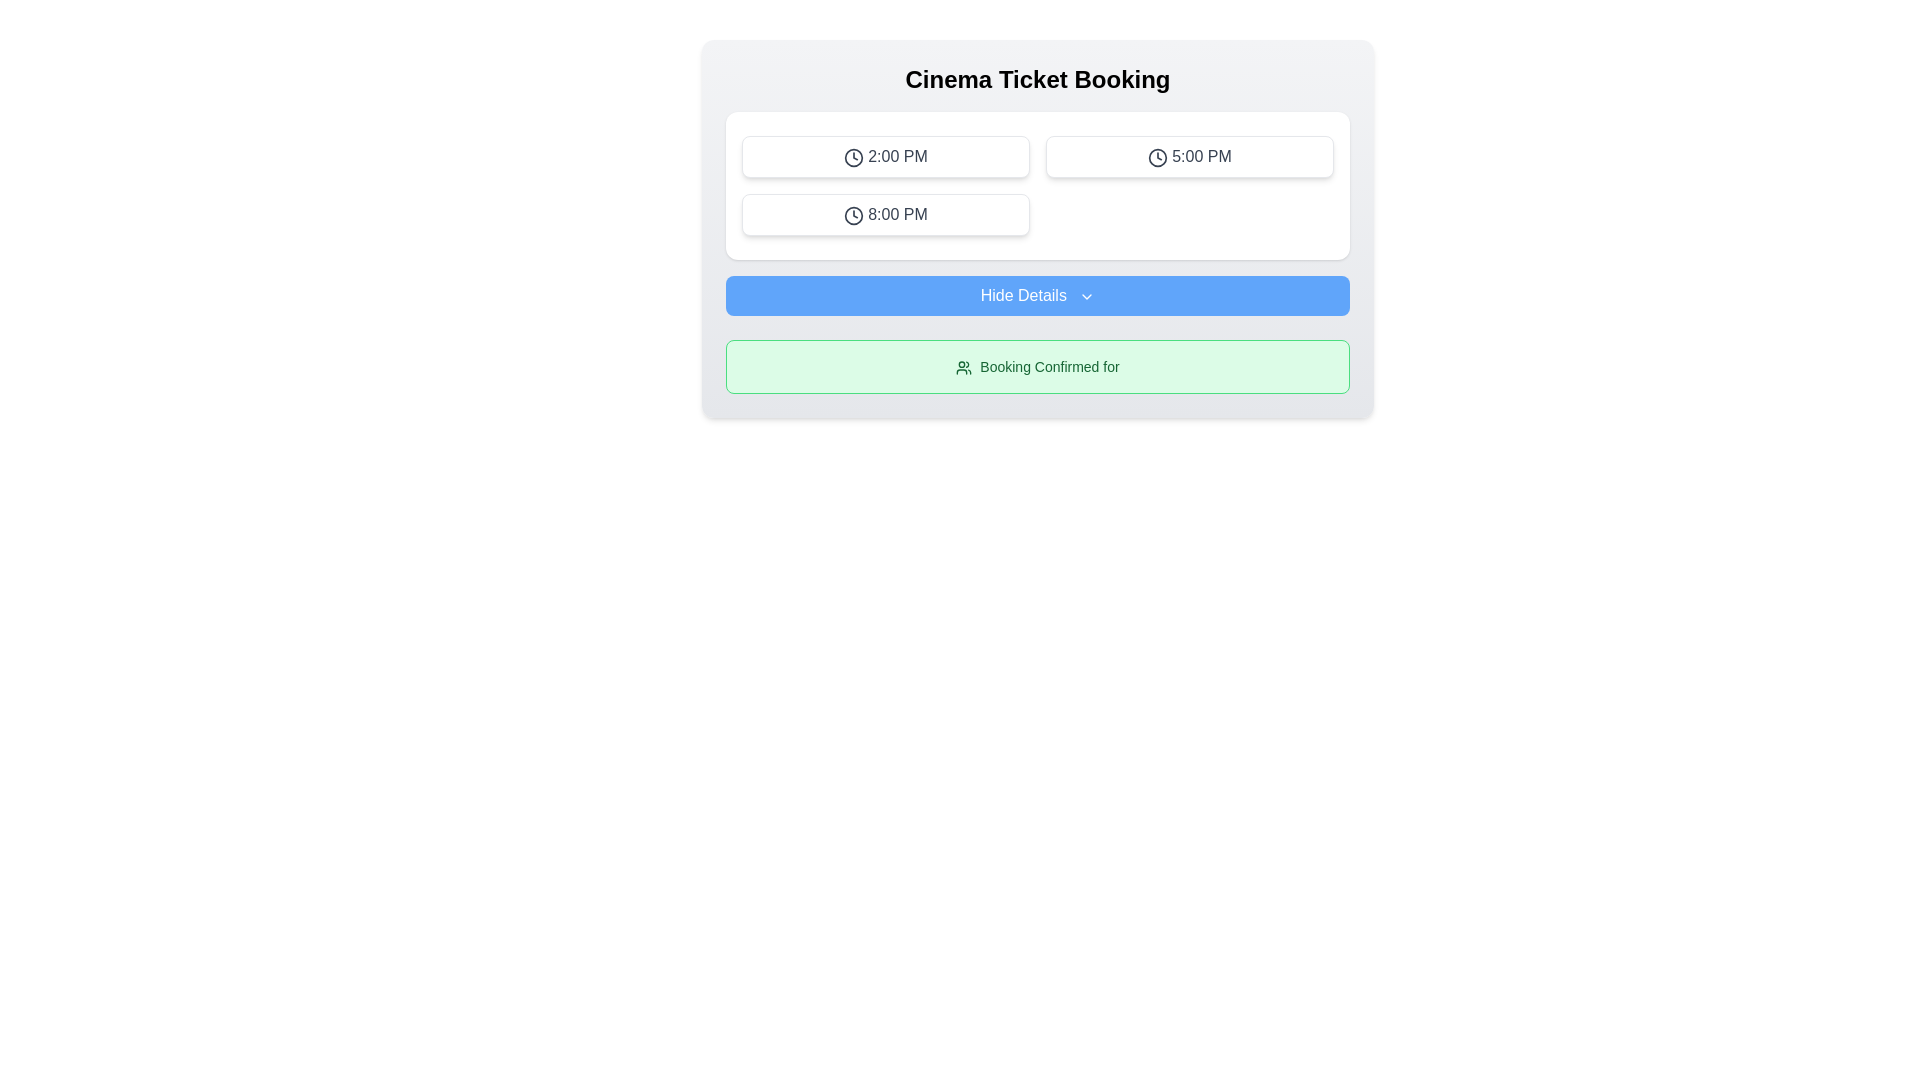 Image resolution: width=1920 pixels, height=1080 pixels. What do you see at coordinates (1158, 156) in the screenshot?
I see `the small circular clock icon inside the button labeled '5:00 PM', positioned towards the left side of the text` at bounding box center [1158, 156].